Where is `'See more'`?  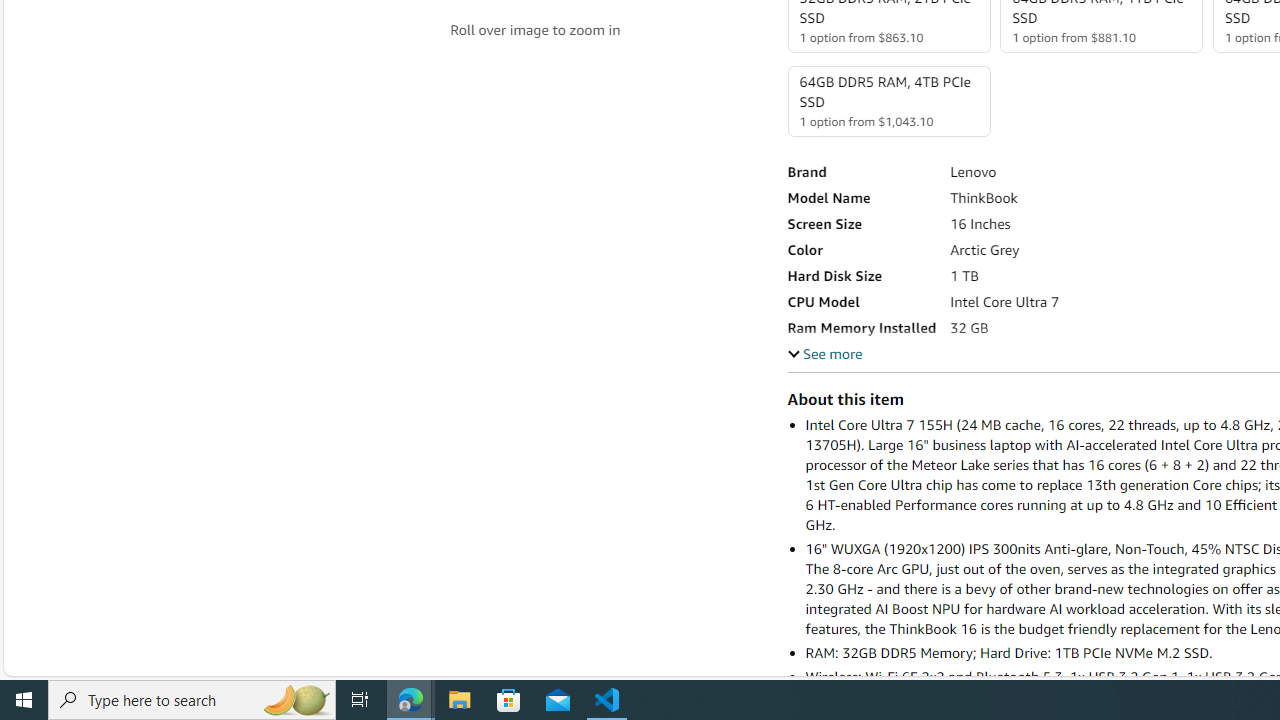 'See more' is located at coordinates (824, 352).